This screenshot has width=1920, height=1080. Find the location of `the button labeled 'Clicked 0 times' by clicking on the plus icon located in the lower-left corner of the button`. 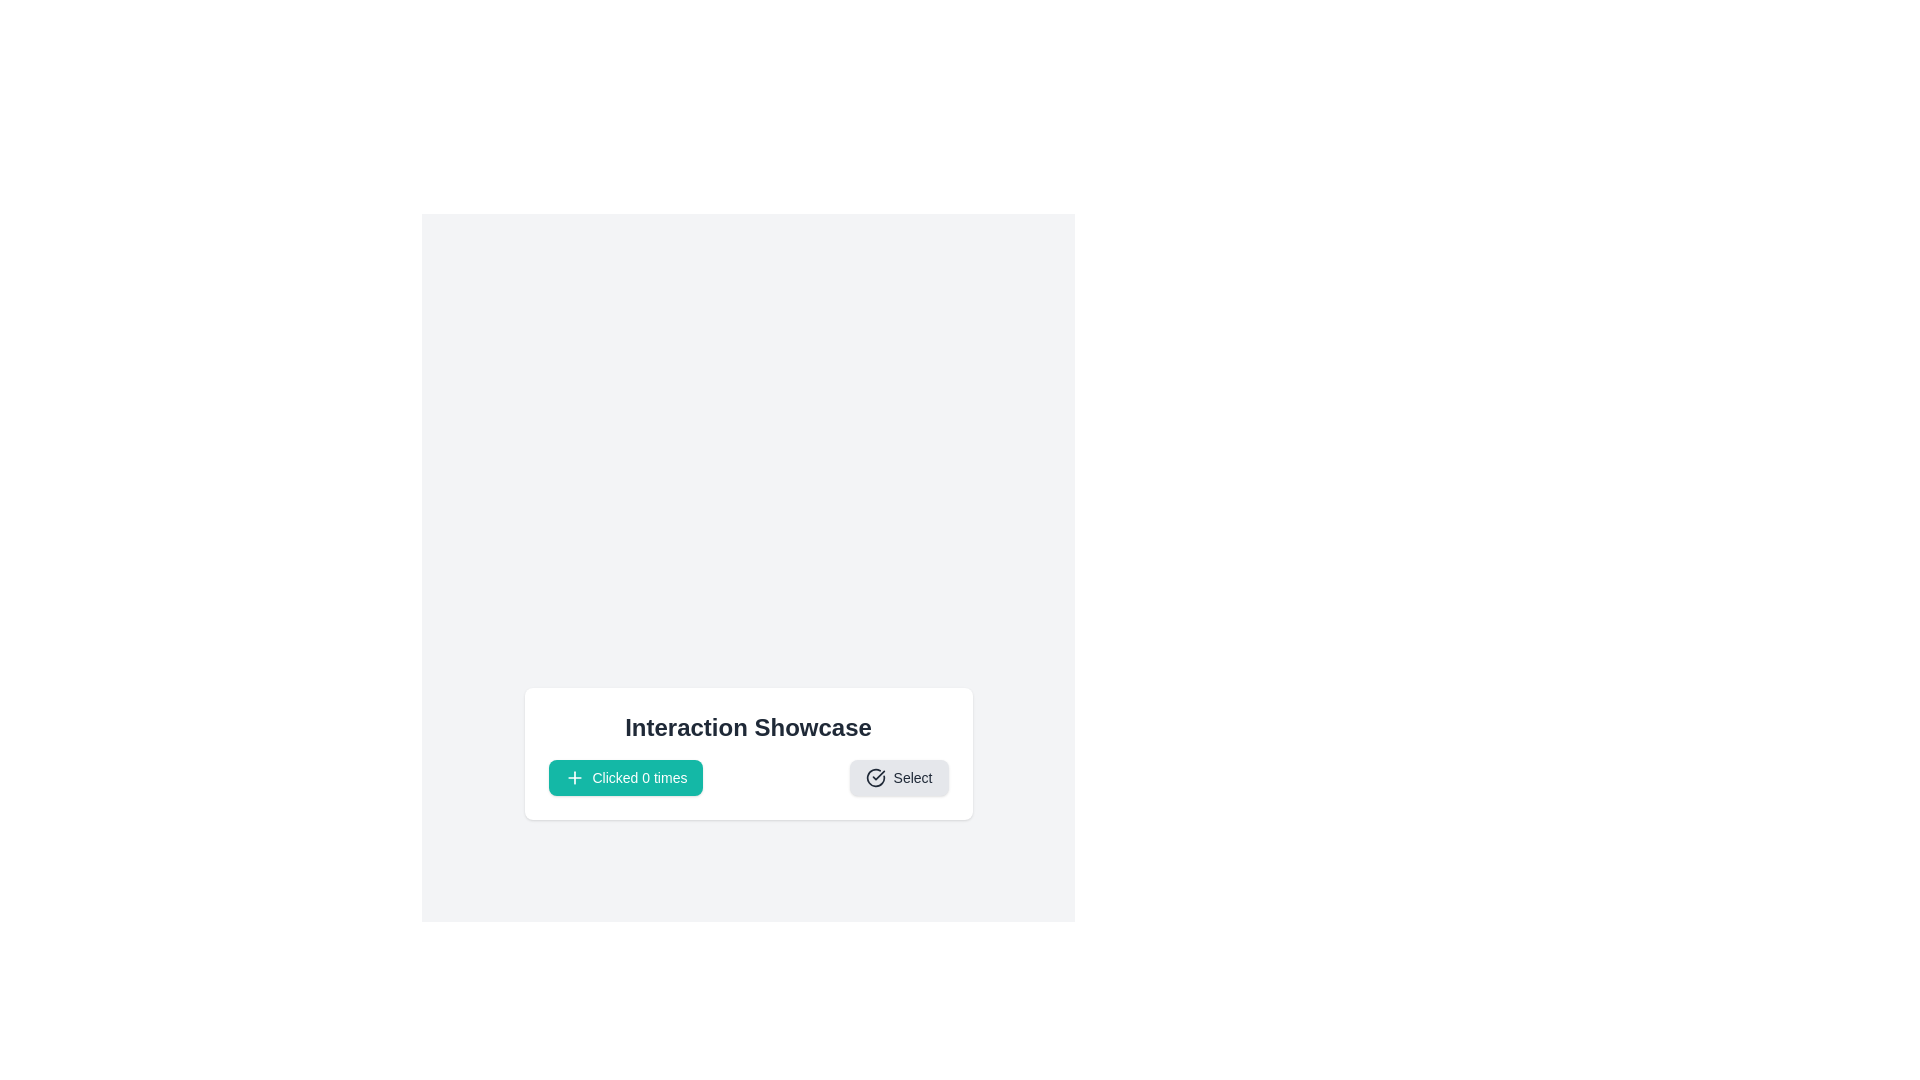

the button labeled 'Clicked 0 times' by clicking on the plus icon located in the lower-left corner of the button is located at coordinates (573, 777).